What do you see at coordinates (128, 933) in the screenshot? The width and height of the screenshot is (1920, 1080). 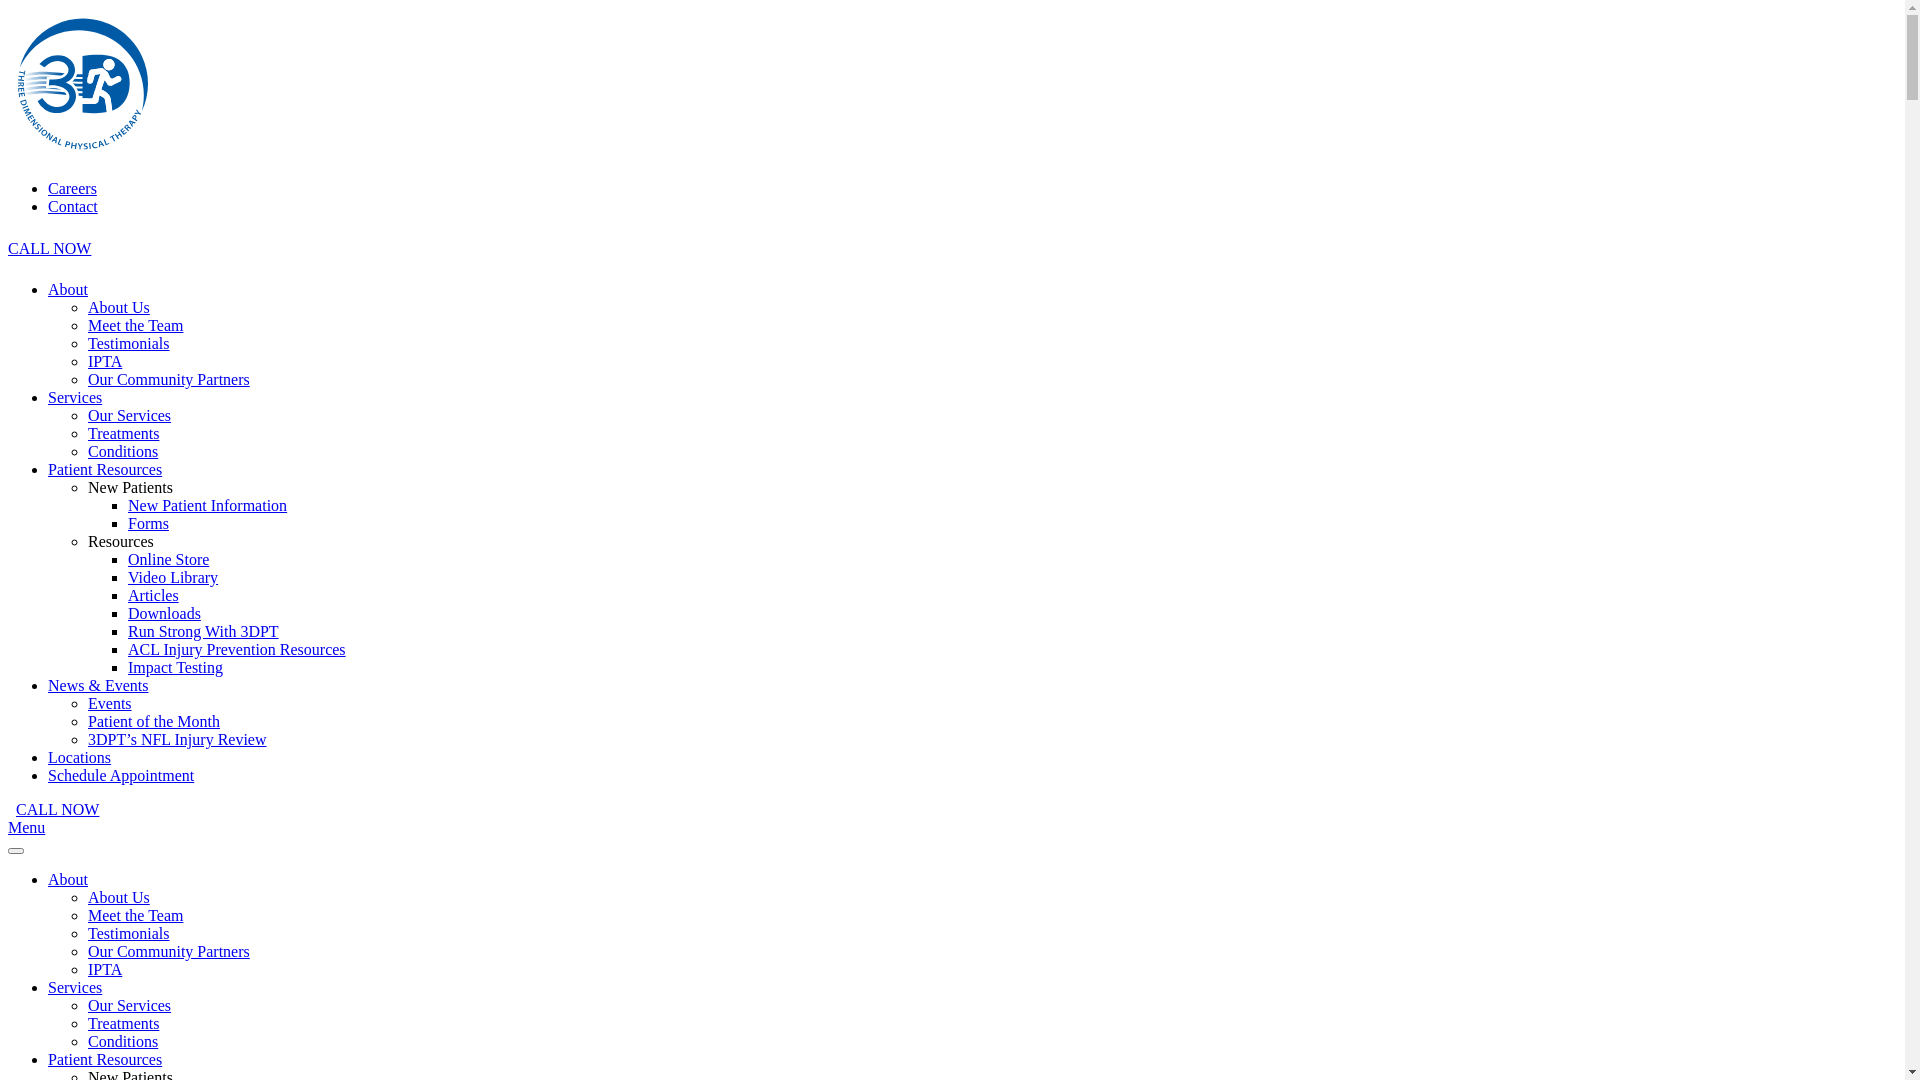 I see `'Testimonials'` at bounding box center [128, 933].